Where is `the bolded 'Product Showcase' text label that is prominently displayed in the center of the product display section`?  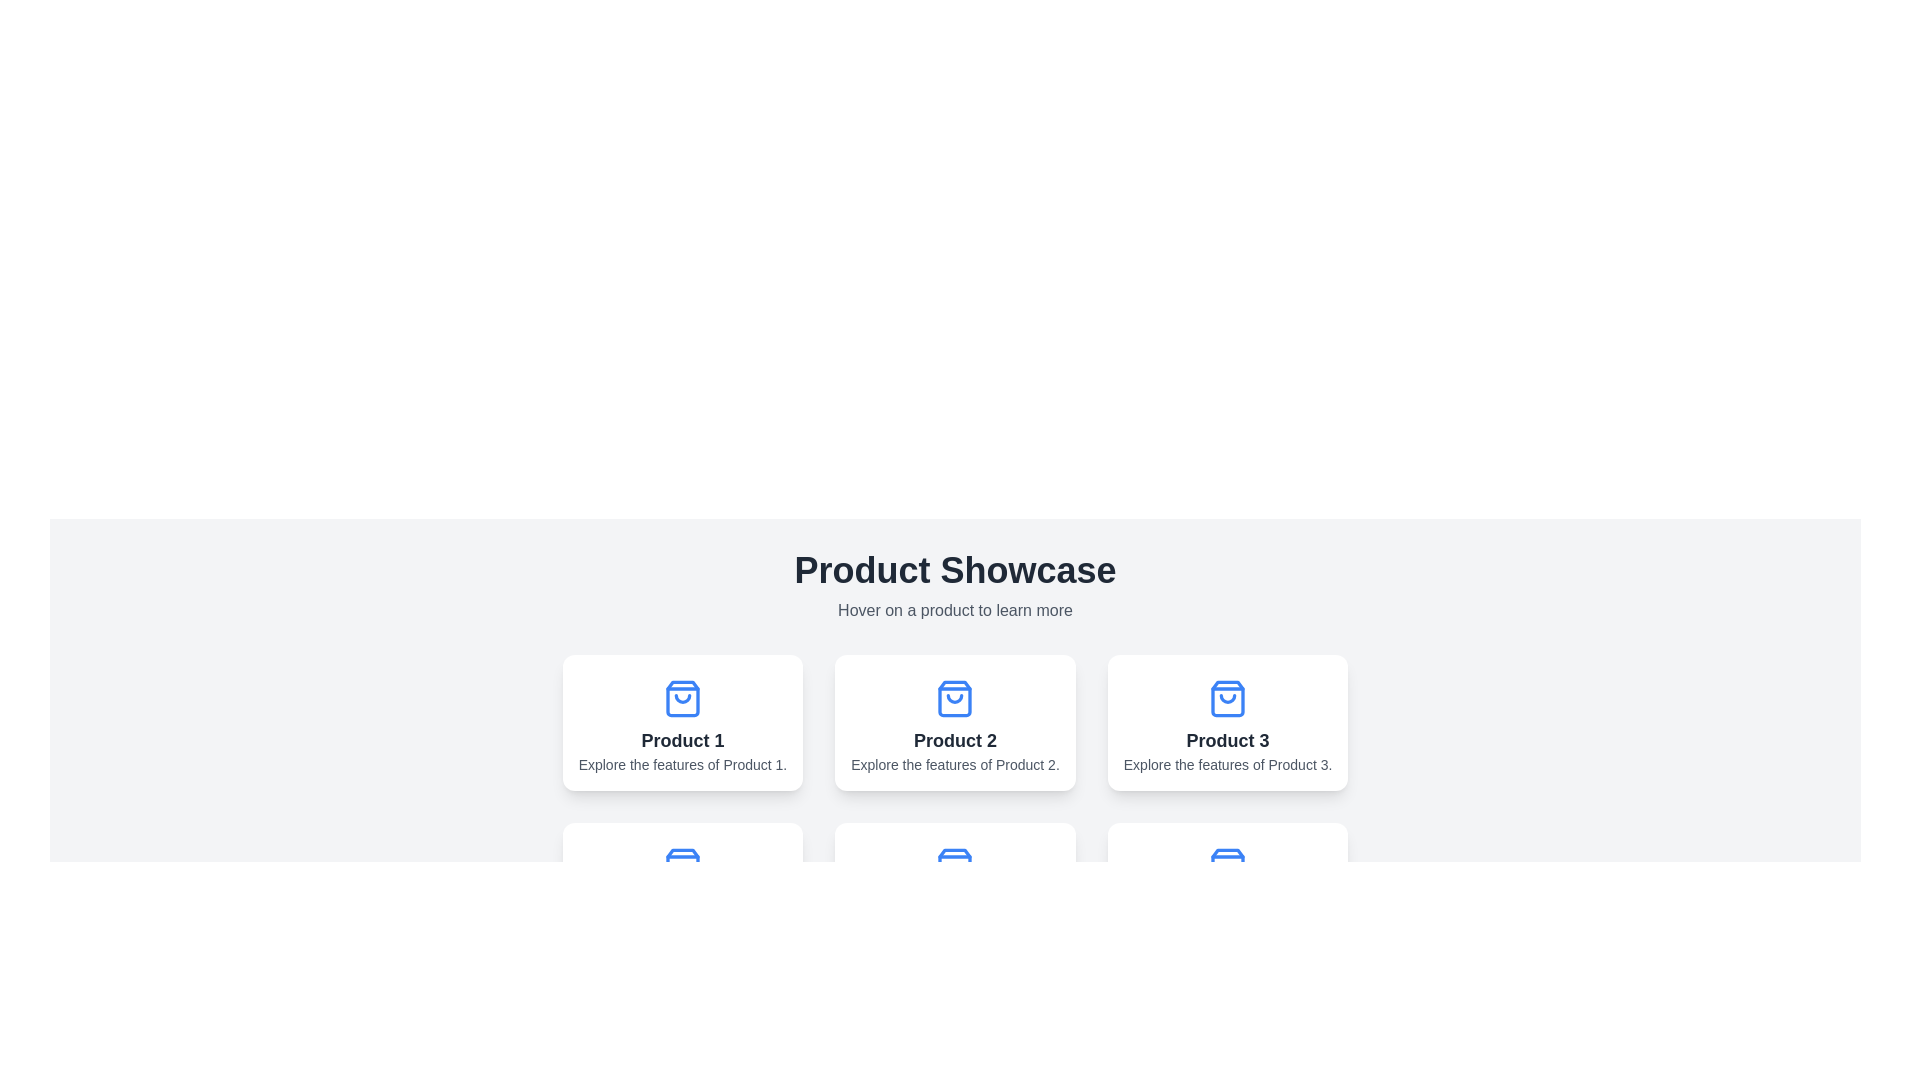
the bolded 'Product Showcase' text label that is prominently displayed in the center of the product display section is located at coordinates (954, 570).